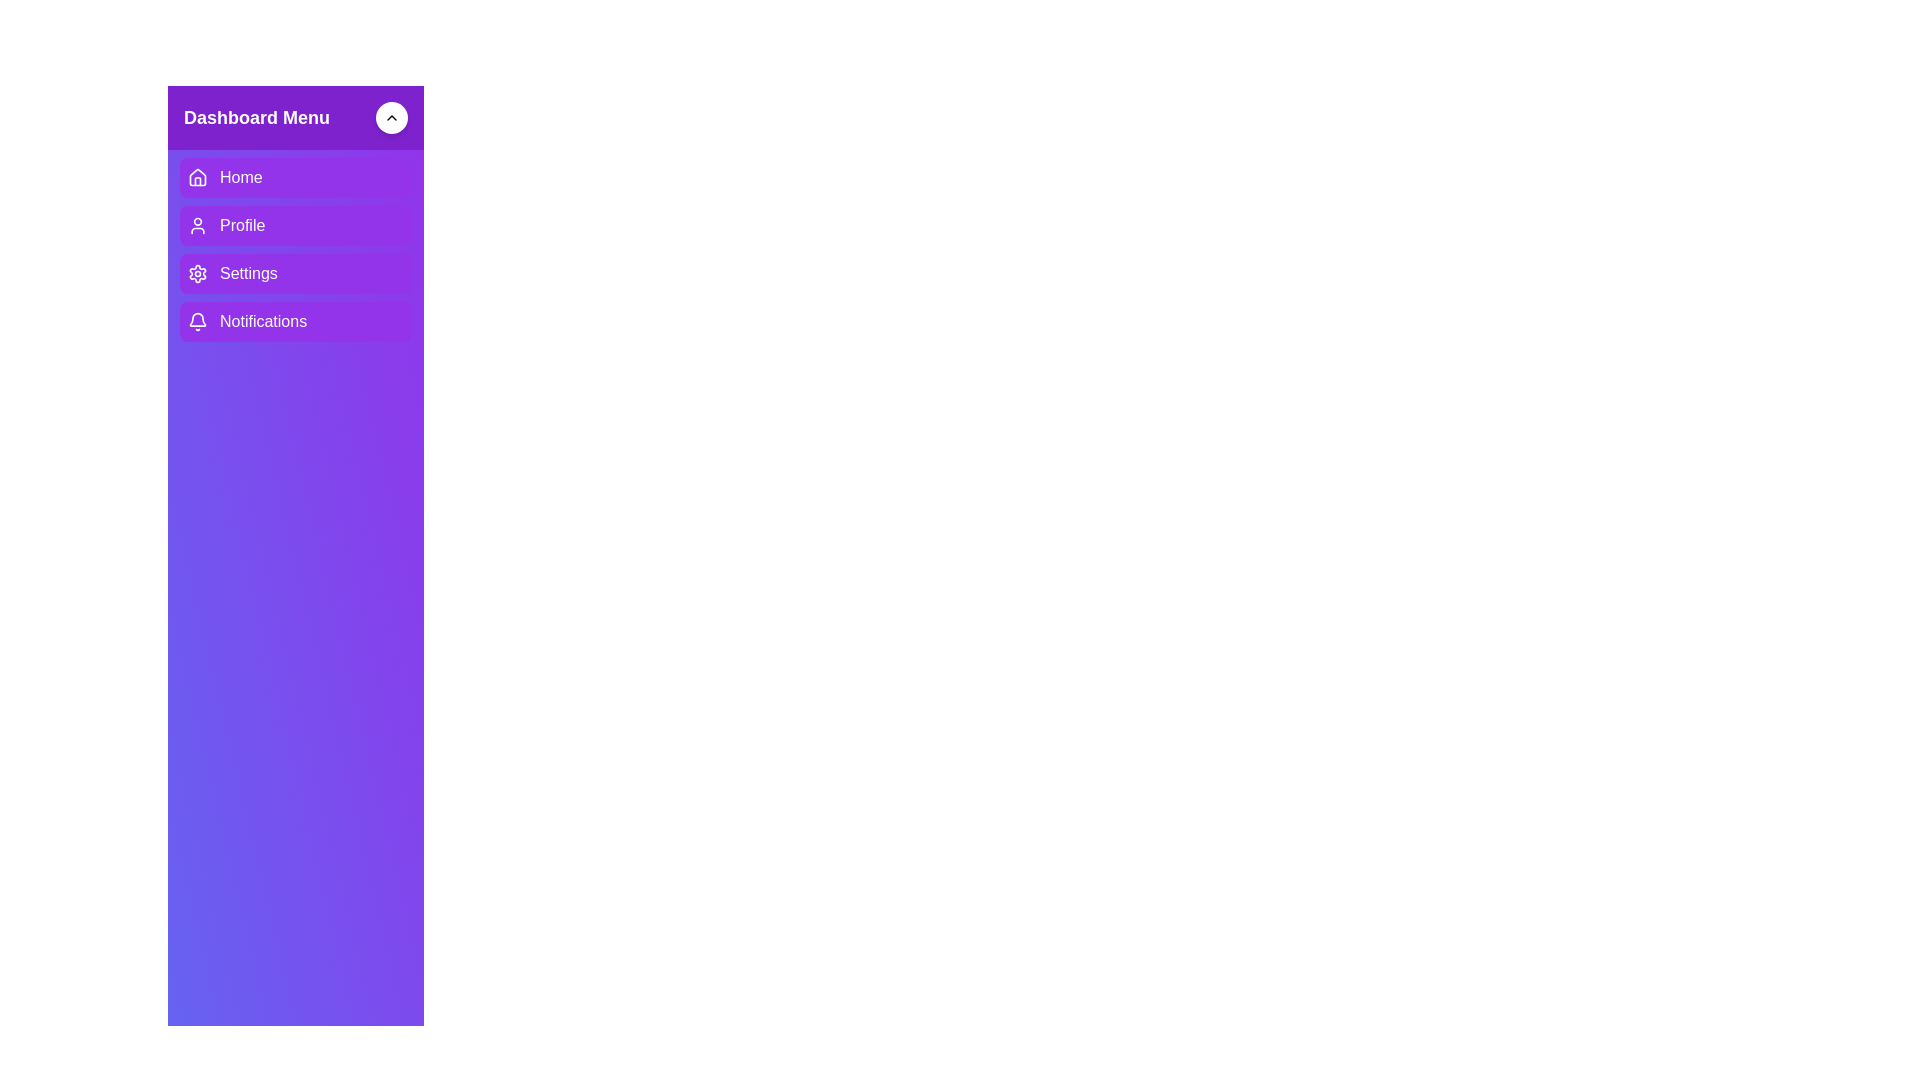 This screenshot has width=1920, height=1080. What do you see at coordinates (197, 176) in the screenshot?
I see `the house-shaped icon in the top-left portion of the menu bar` at bounding box center [197, 176].